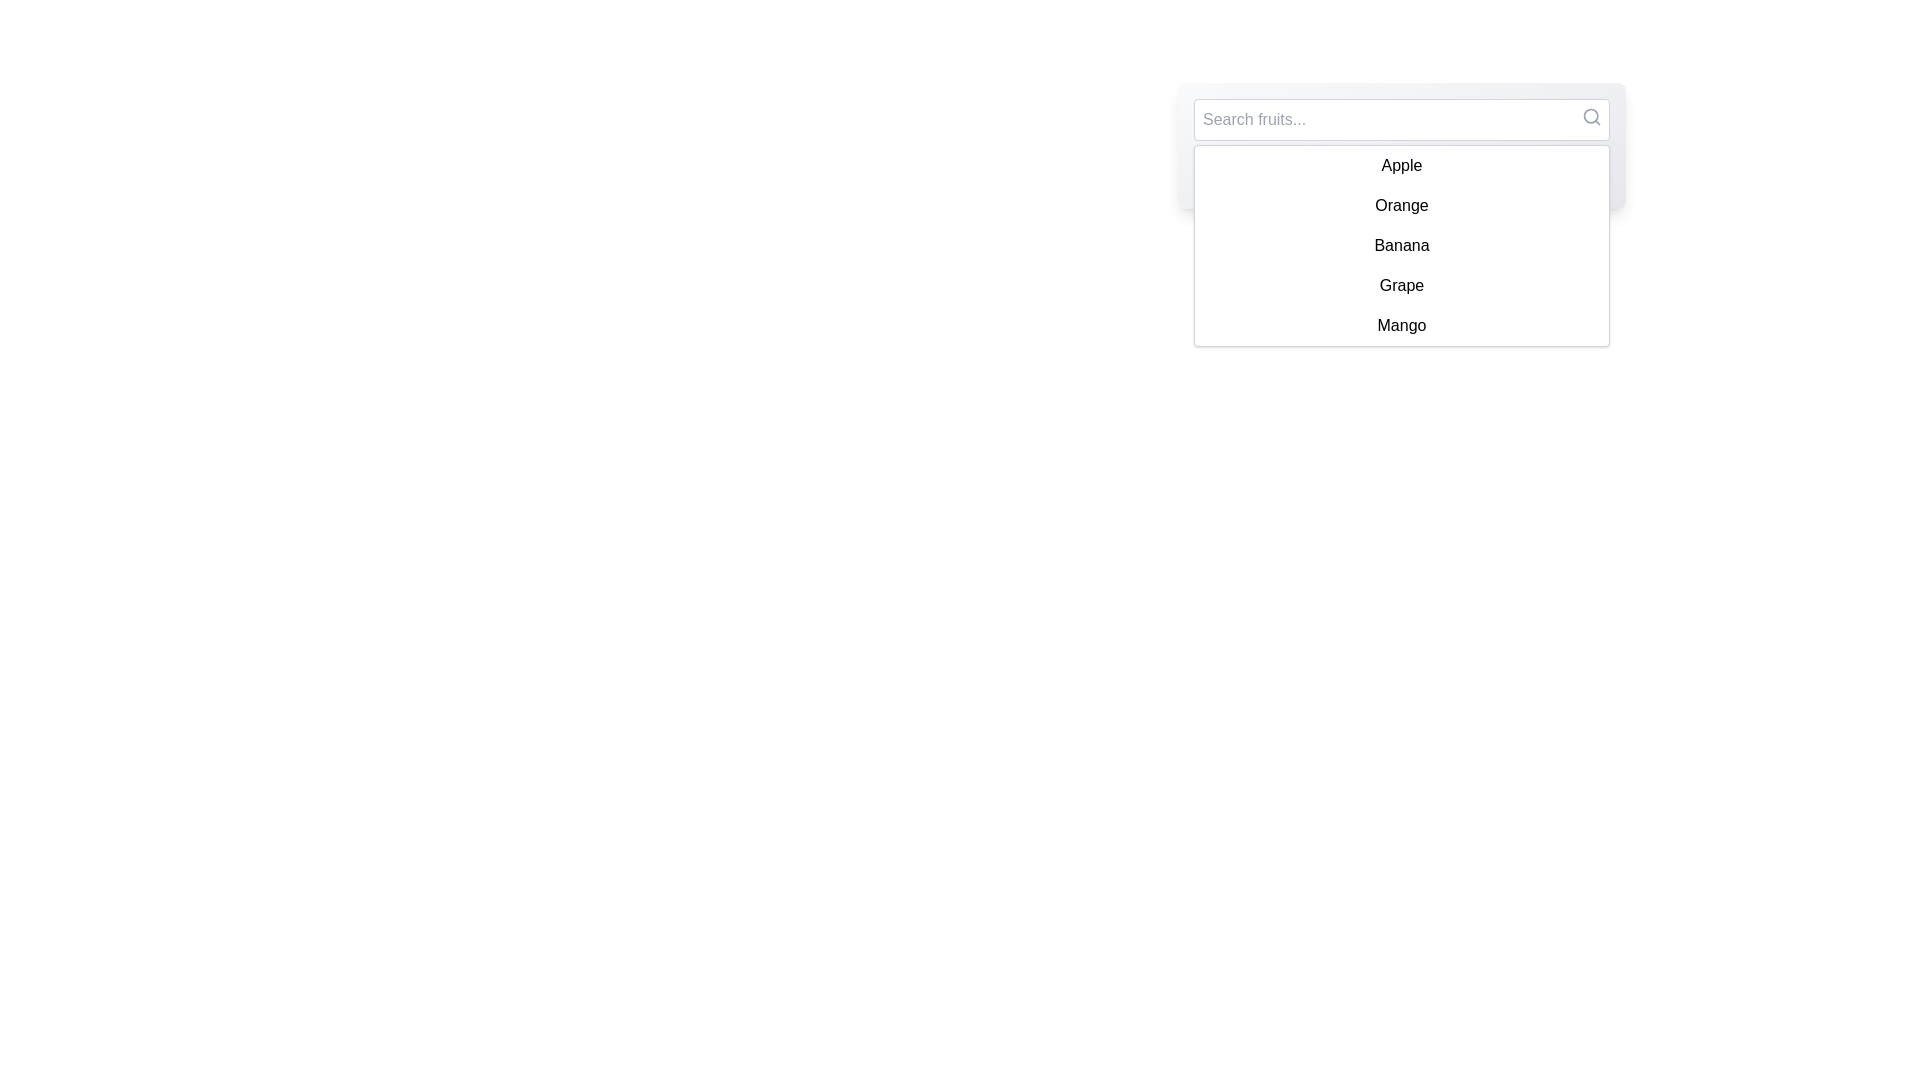 This screenshot has height=1080, width=1920. What do you see at coordinates (1591, 116) in the screenshot?
I see `the magnifying glass icon located in the top-right corner of the search input field` at bounding box center [1591, 116].